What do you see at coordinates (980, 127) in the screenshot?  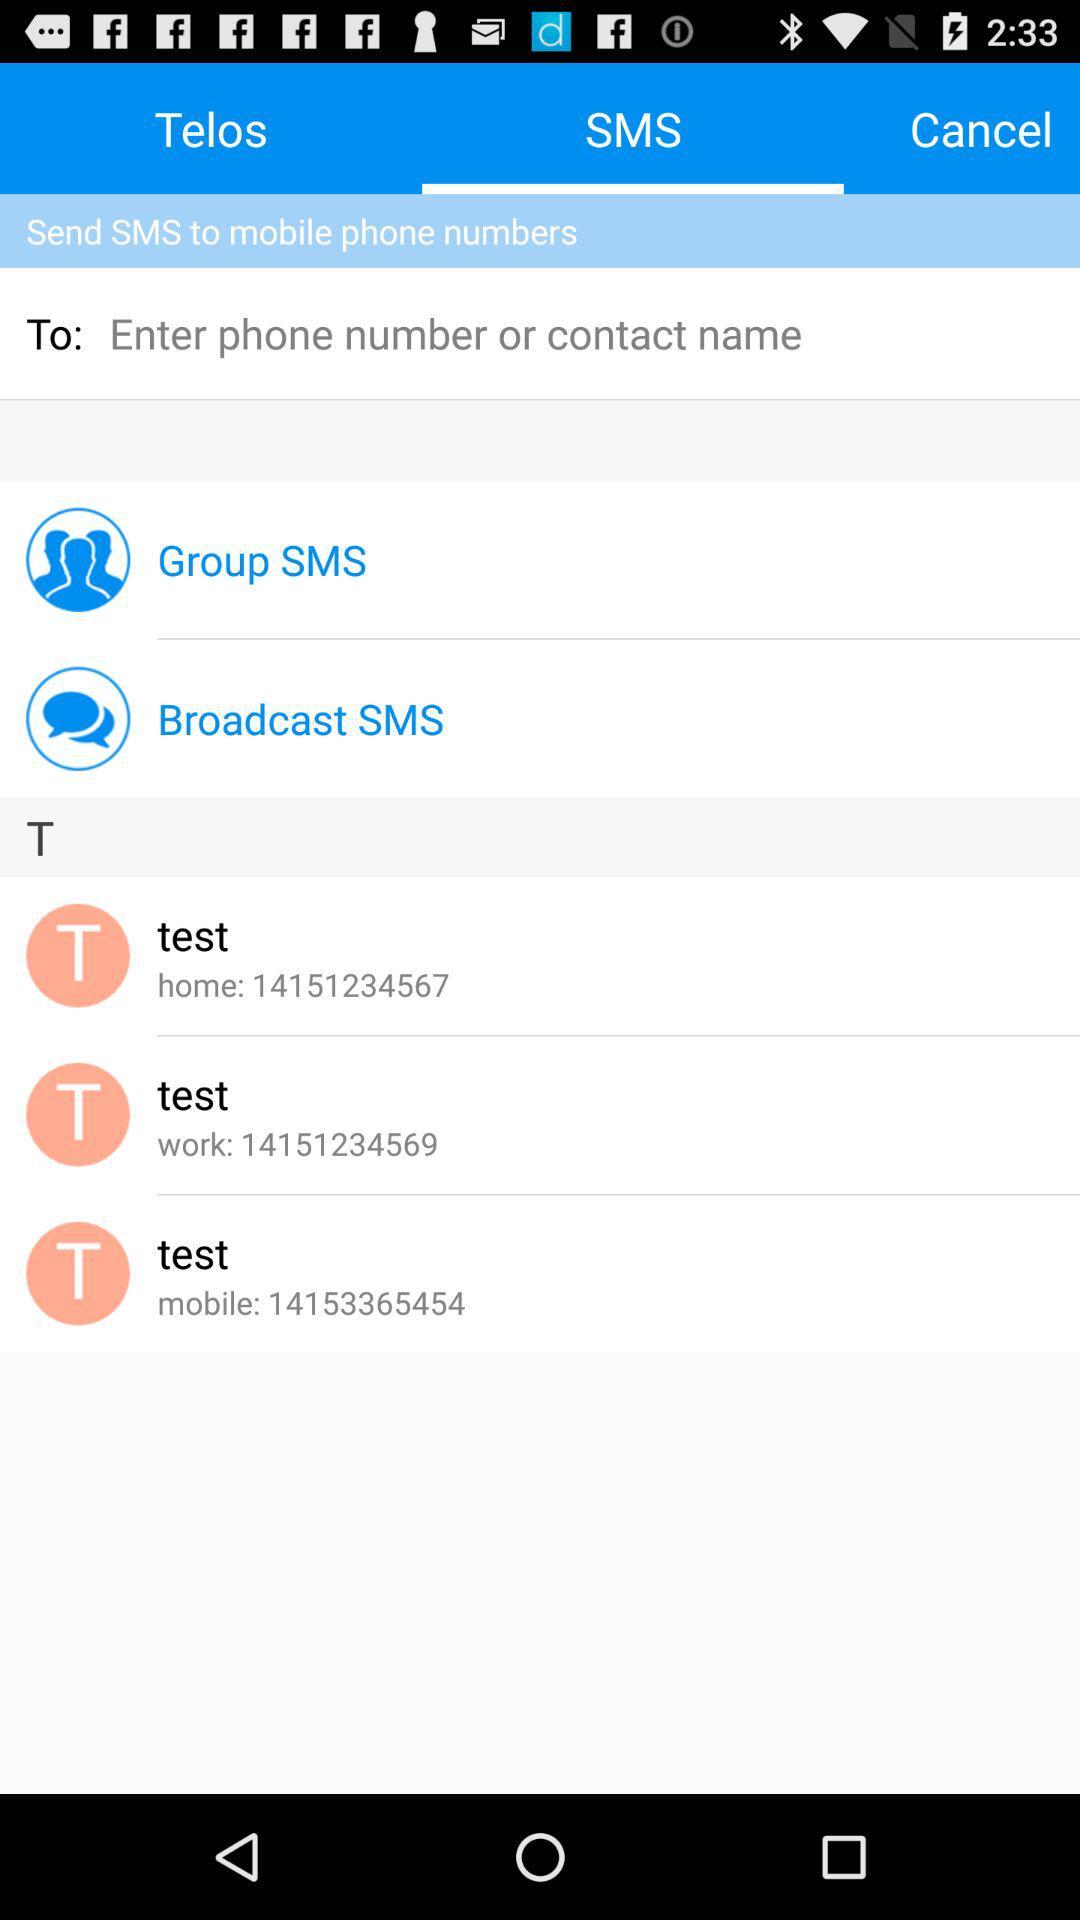 I see `the cancel at the top right corner` at bounding box center [980, 127].